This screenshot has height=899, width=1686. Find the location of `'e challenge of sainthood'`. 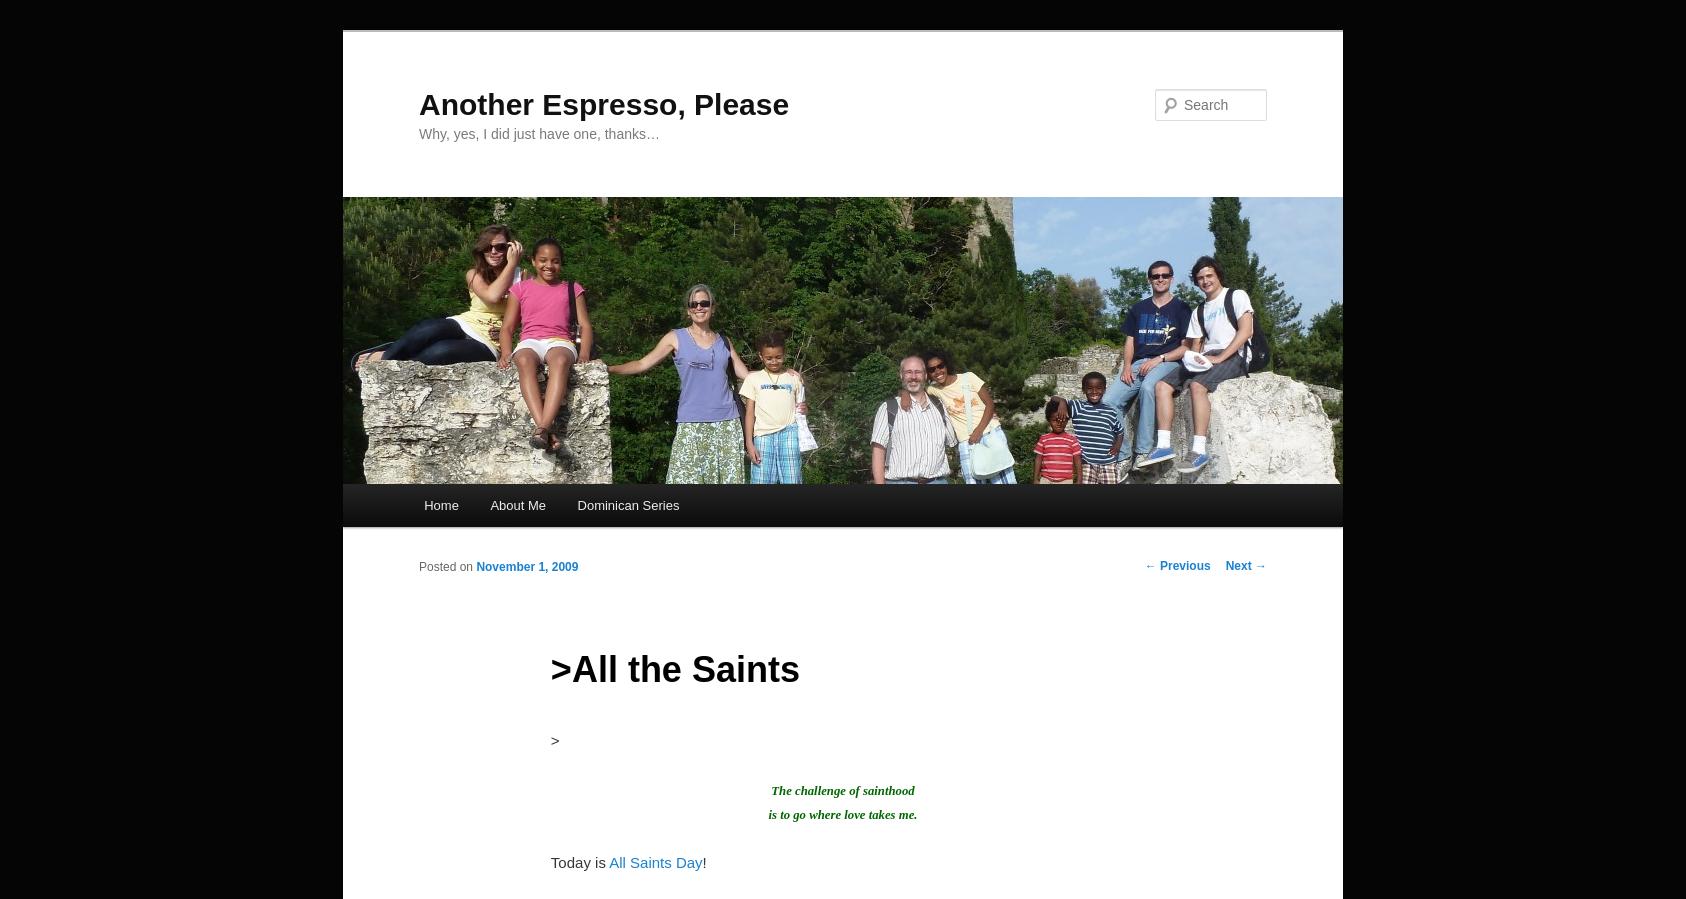

'e challenge of sainthood' is located at coordinates (786, 790).